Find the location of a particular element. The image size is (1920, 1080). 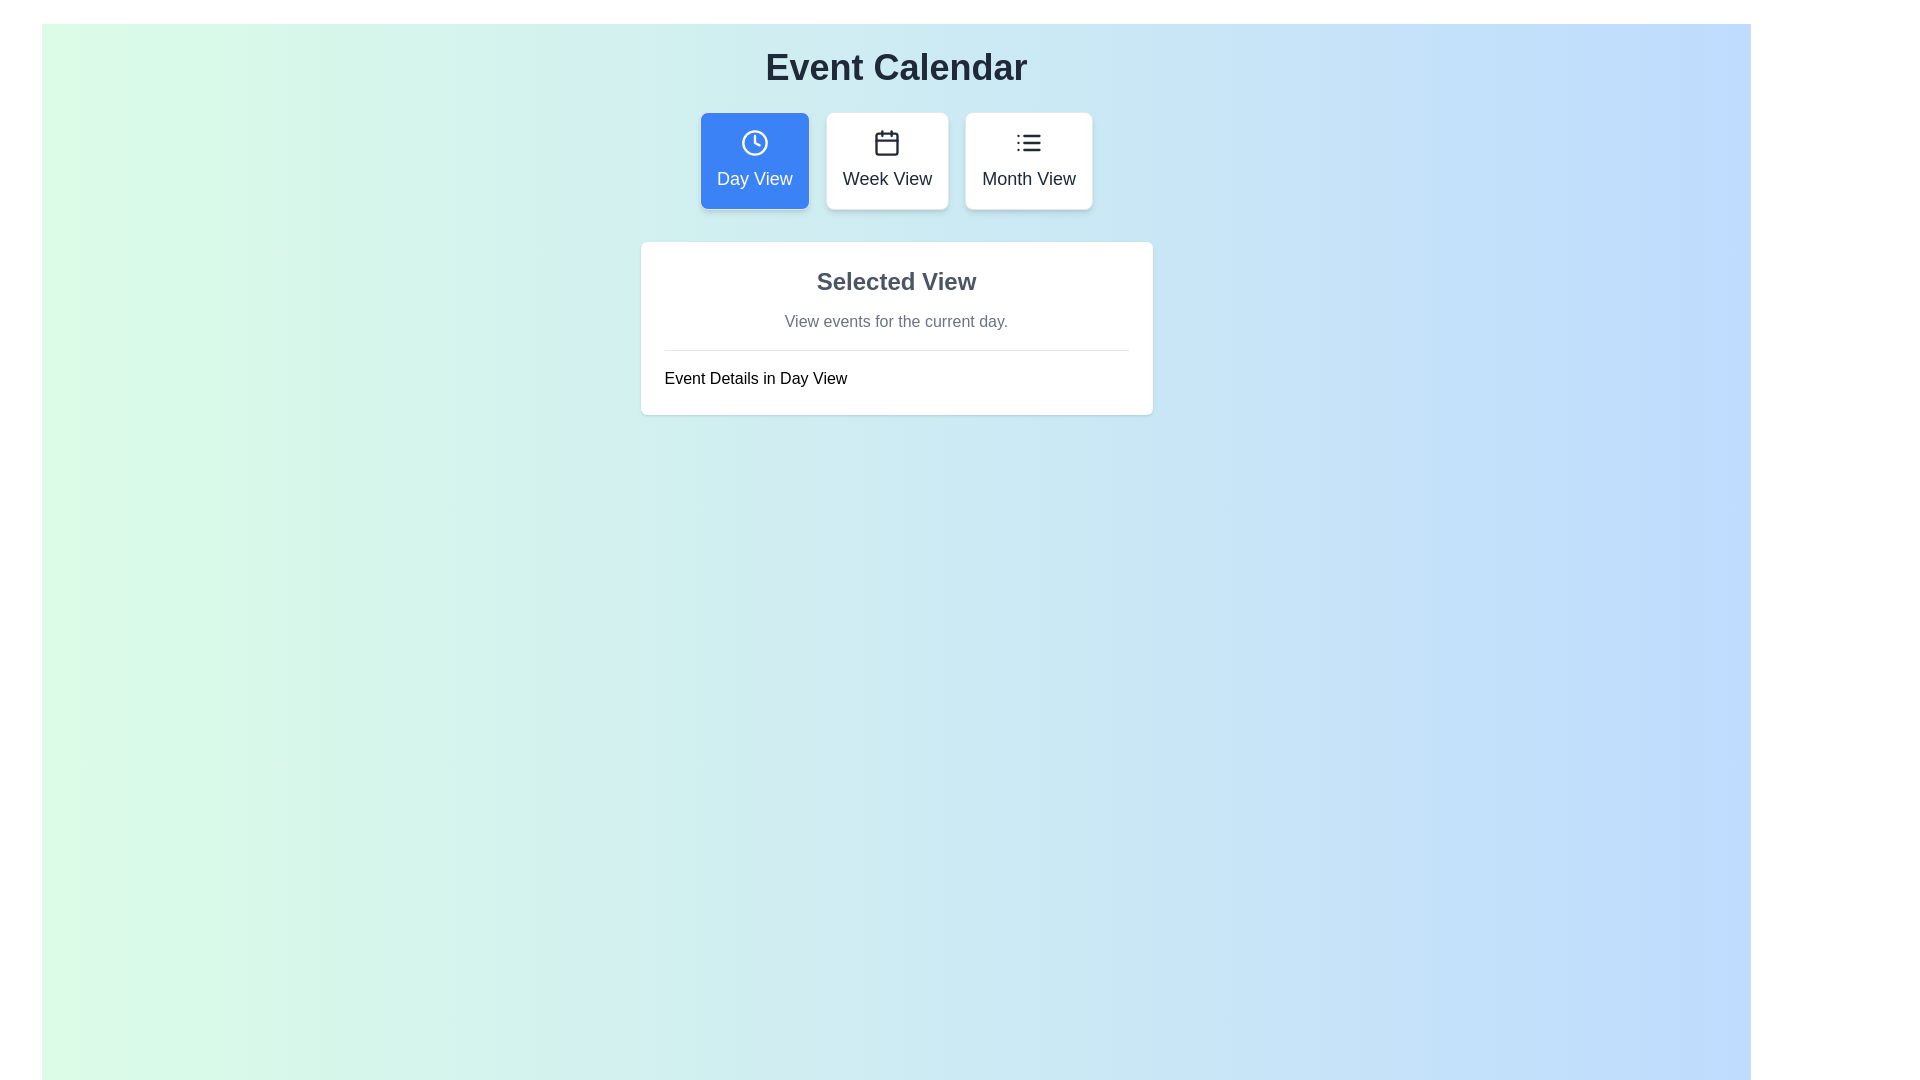

the calendar view to Day View is located at coordinates (753, 160).